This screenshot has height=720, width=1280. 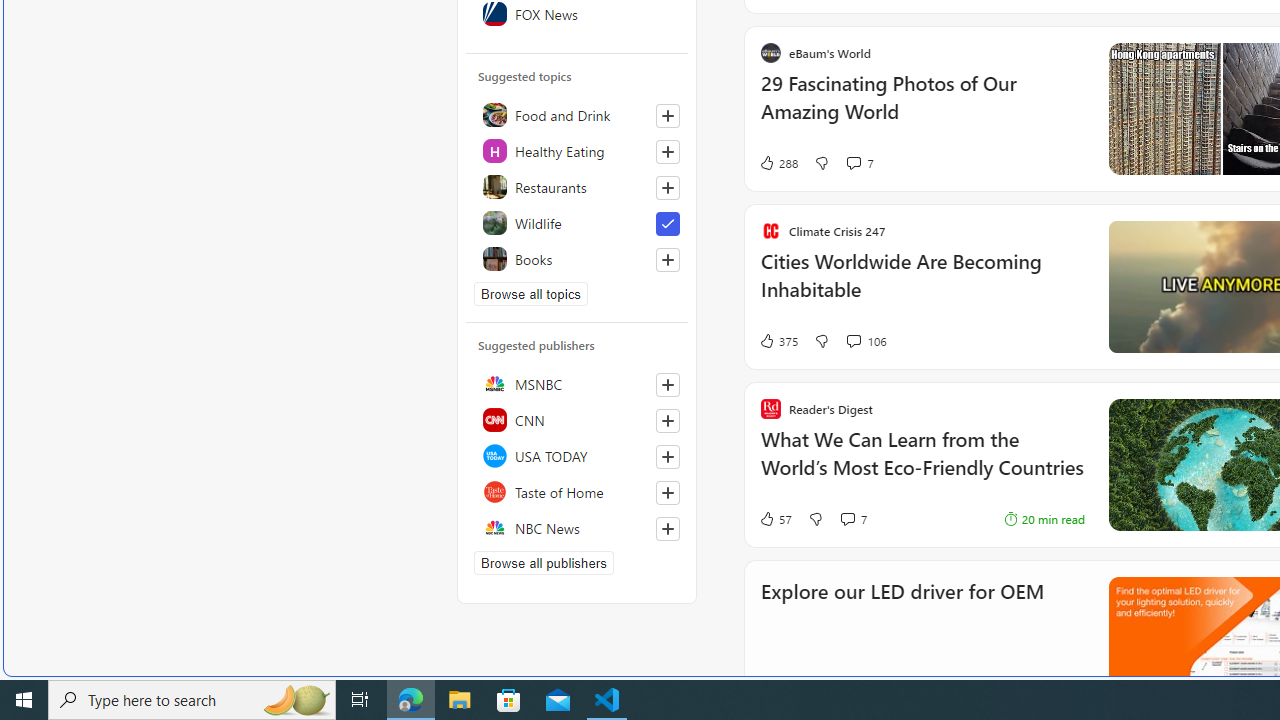 I want to click on 'View comments 106 Comment', so click(x=853, y=339).